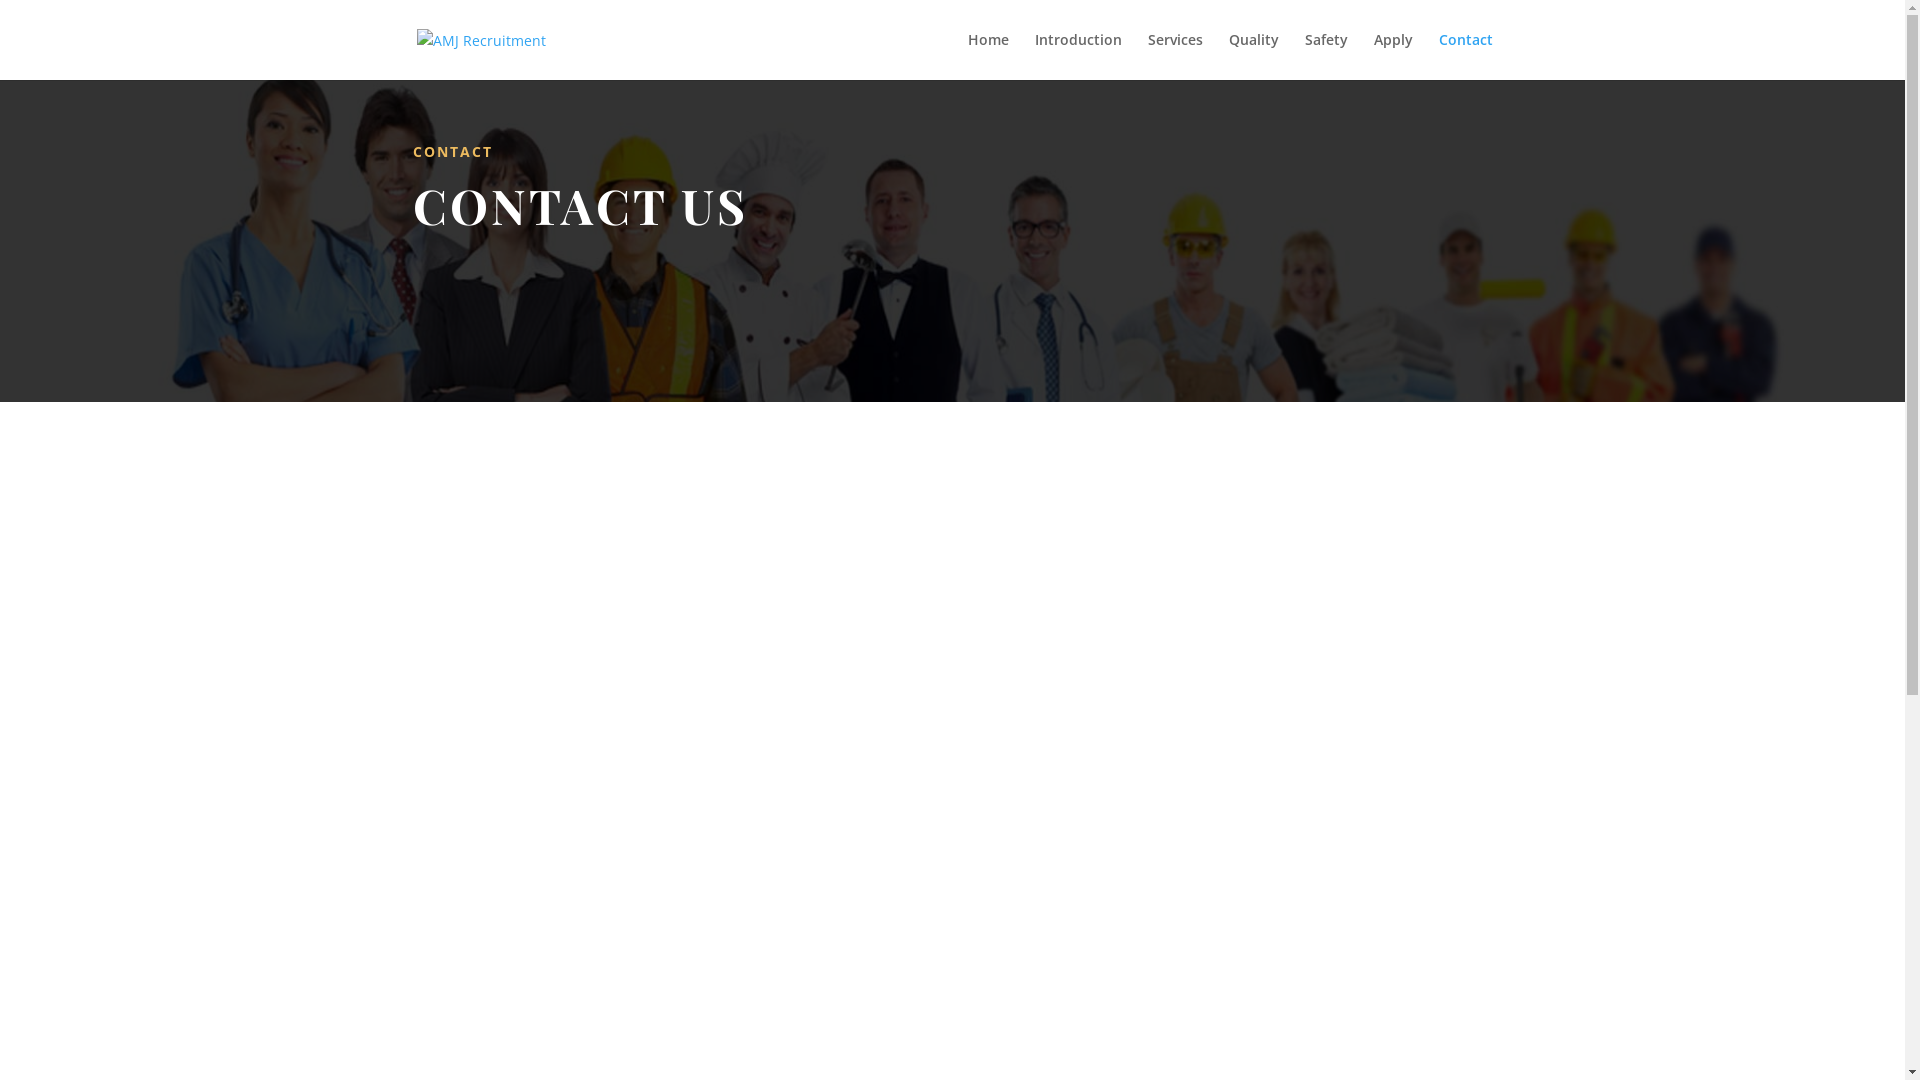  I want to click on 'Apply', so click(1372, 55).